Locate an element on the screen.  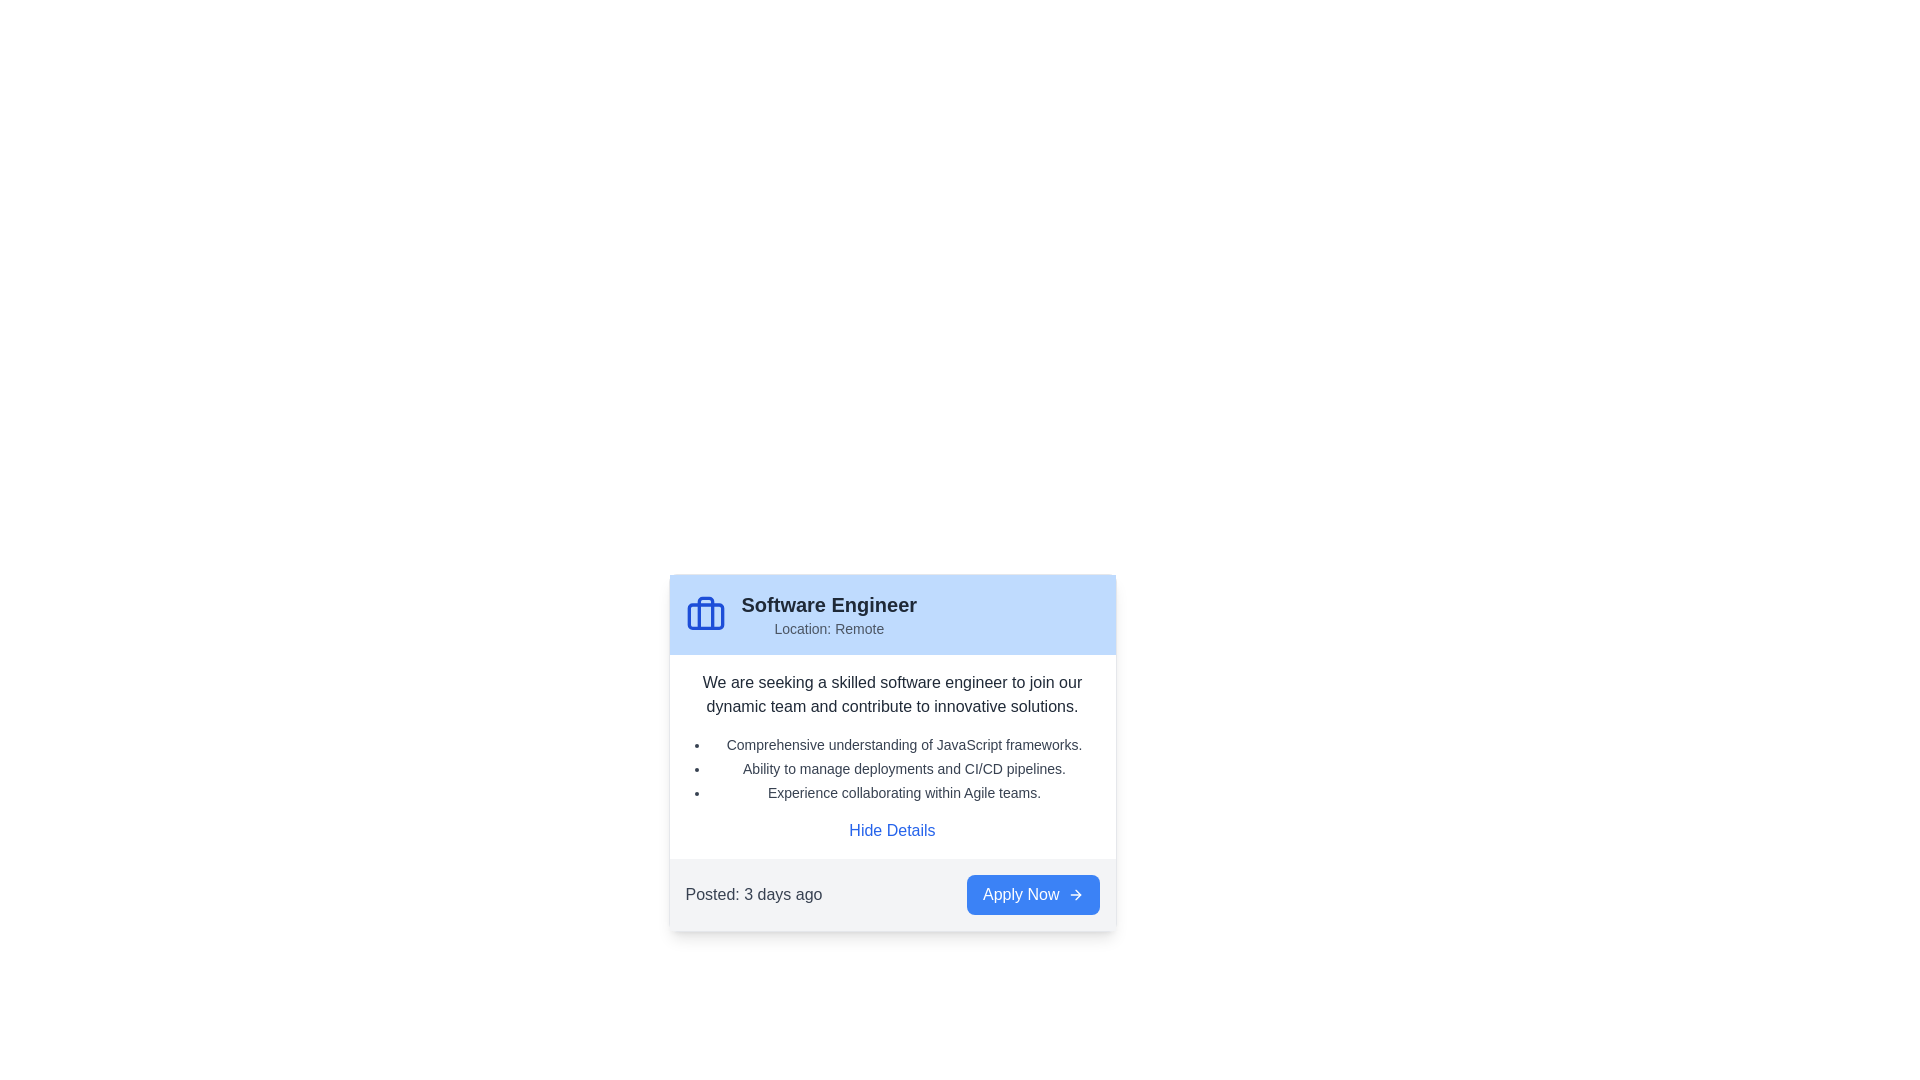
the first item in the bulleted list of key responsibilities for the job position is located at coordinates (903, 744).